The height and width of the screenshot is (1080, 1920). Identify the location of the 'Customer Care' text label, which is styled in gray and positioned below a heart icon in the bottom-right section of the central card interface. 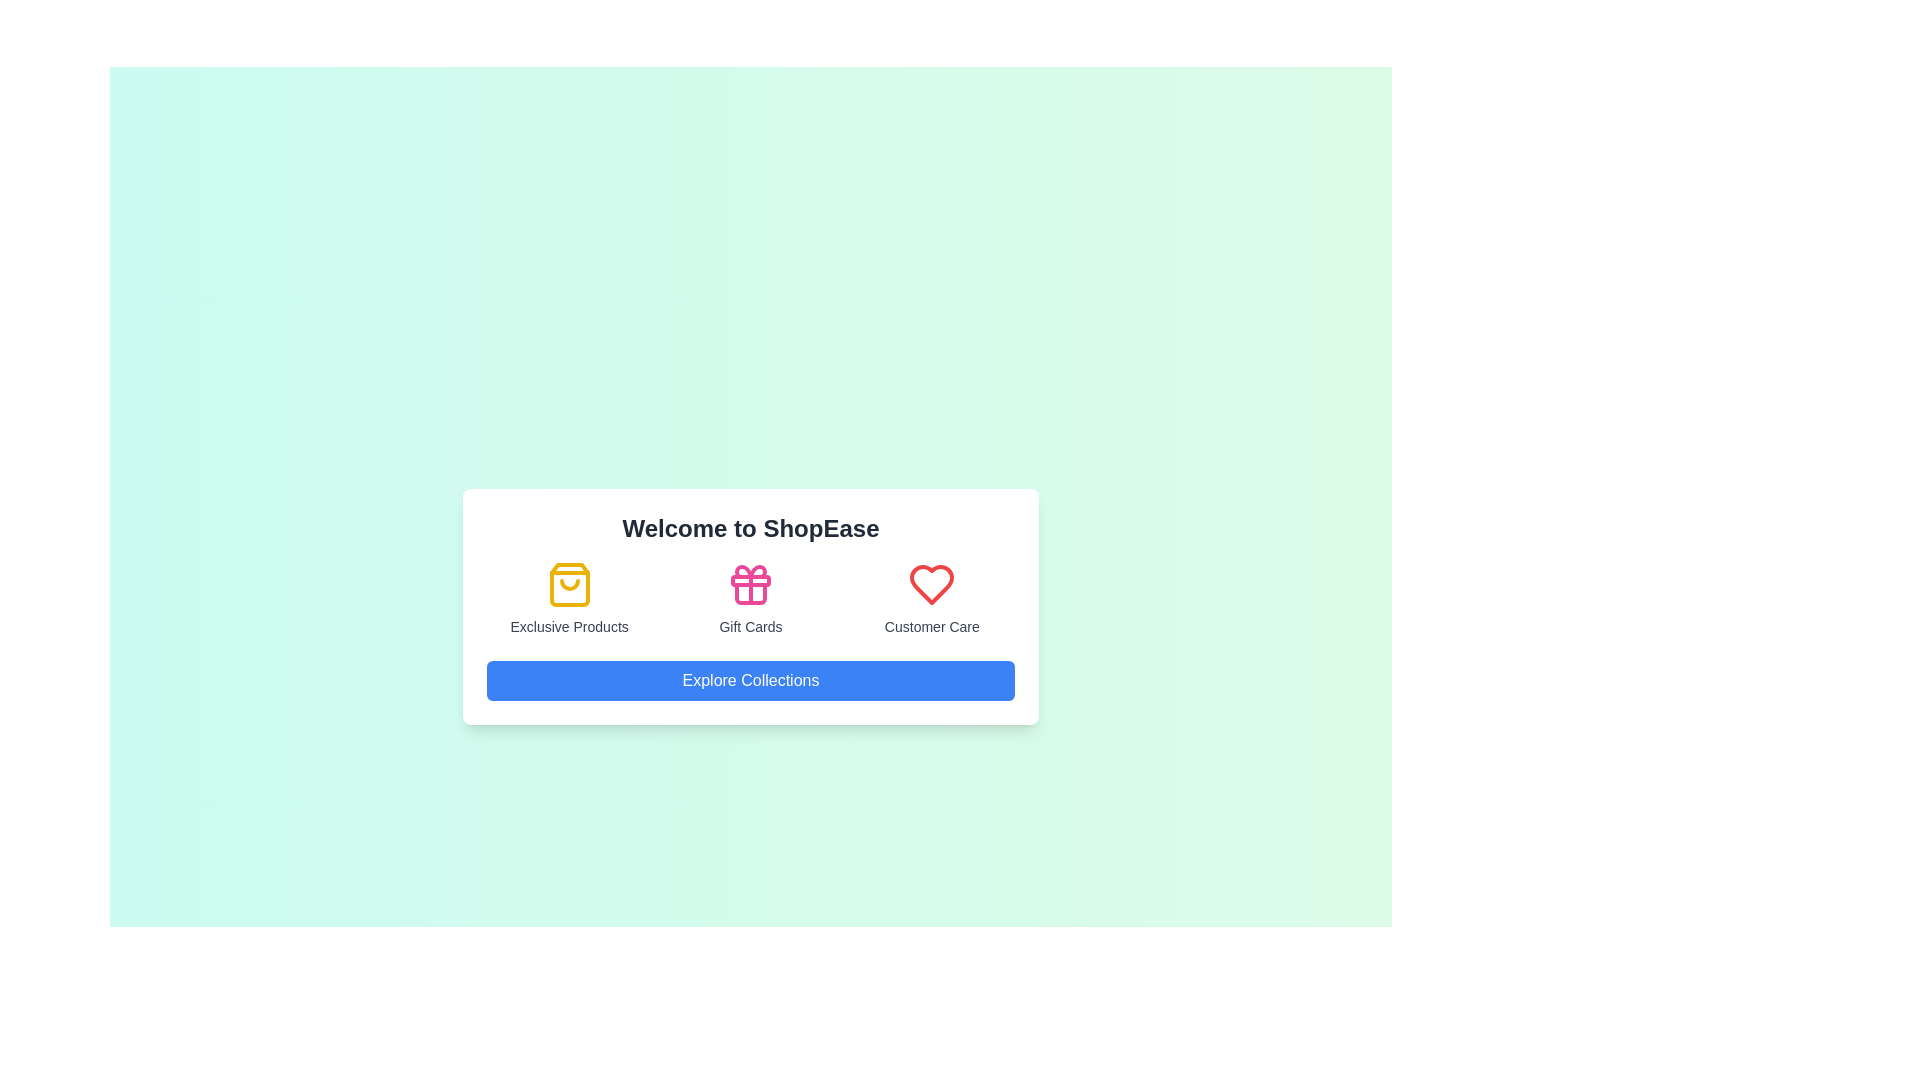
(931, 626).